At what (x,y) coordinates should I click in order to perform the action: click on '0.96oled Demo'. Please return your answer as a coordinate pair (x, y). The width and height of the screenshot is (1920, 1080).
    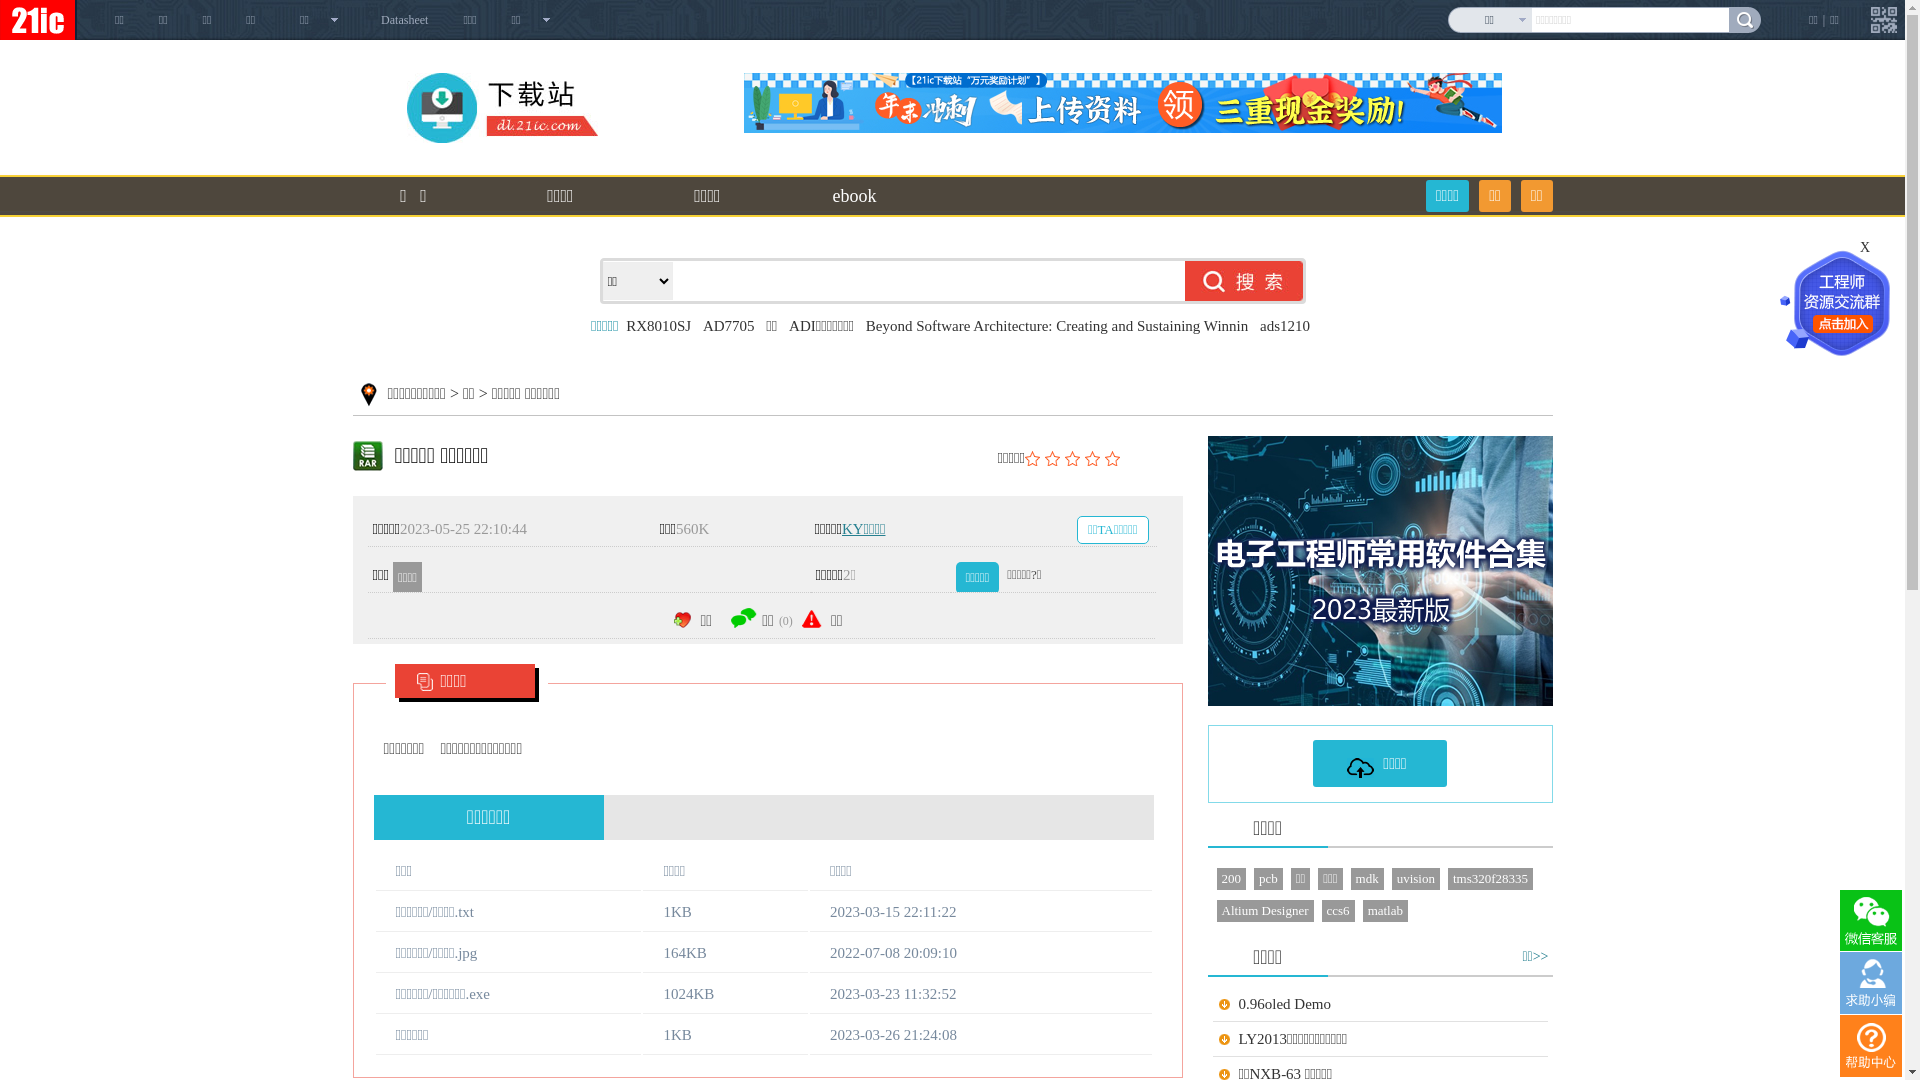
    Looking at the image, I should click on (1237, 1003).